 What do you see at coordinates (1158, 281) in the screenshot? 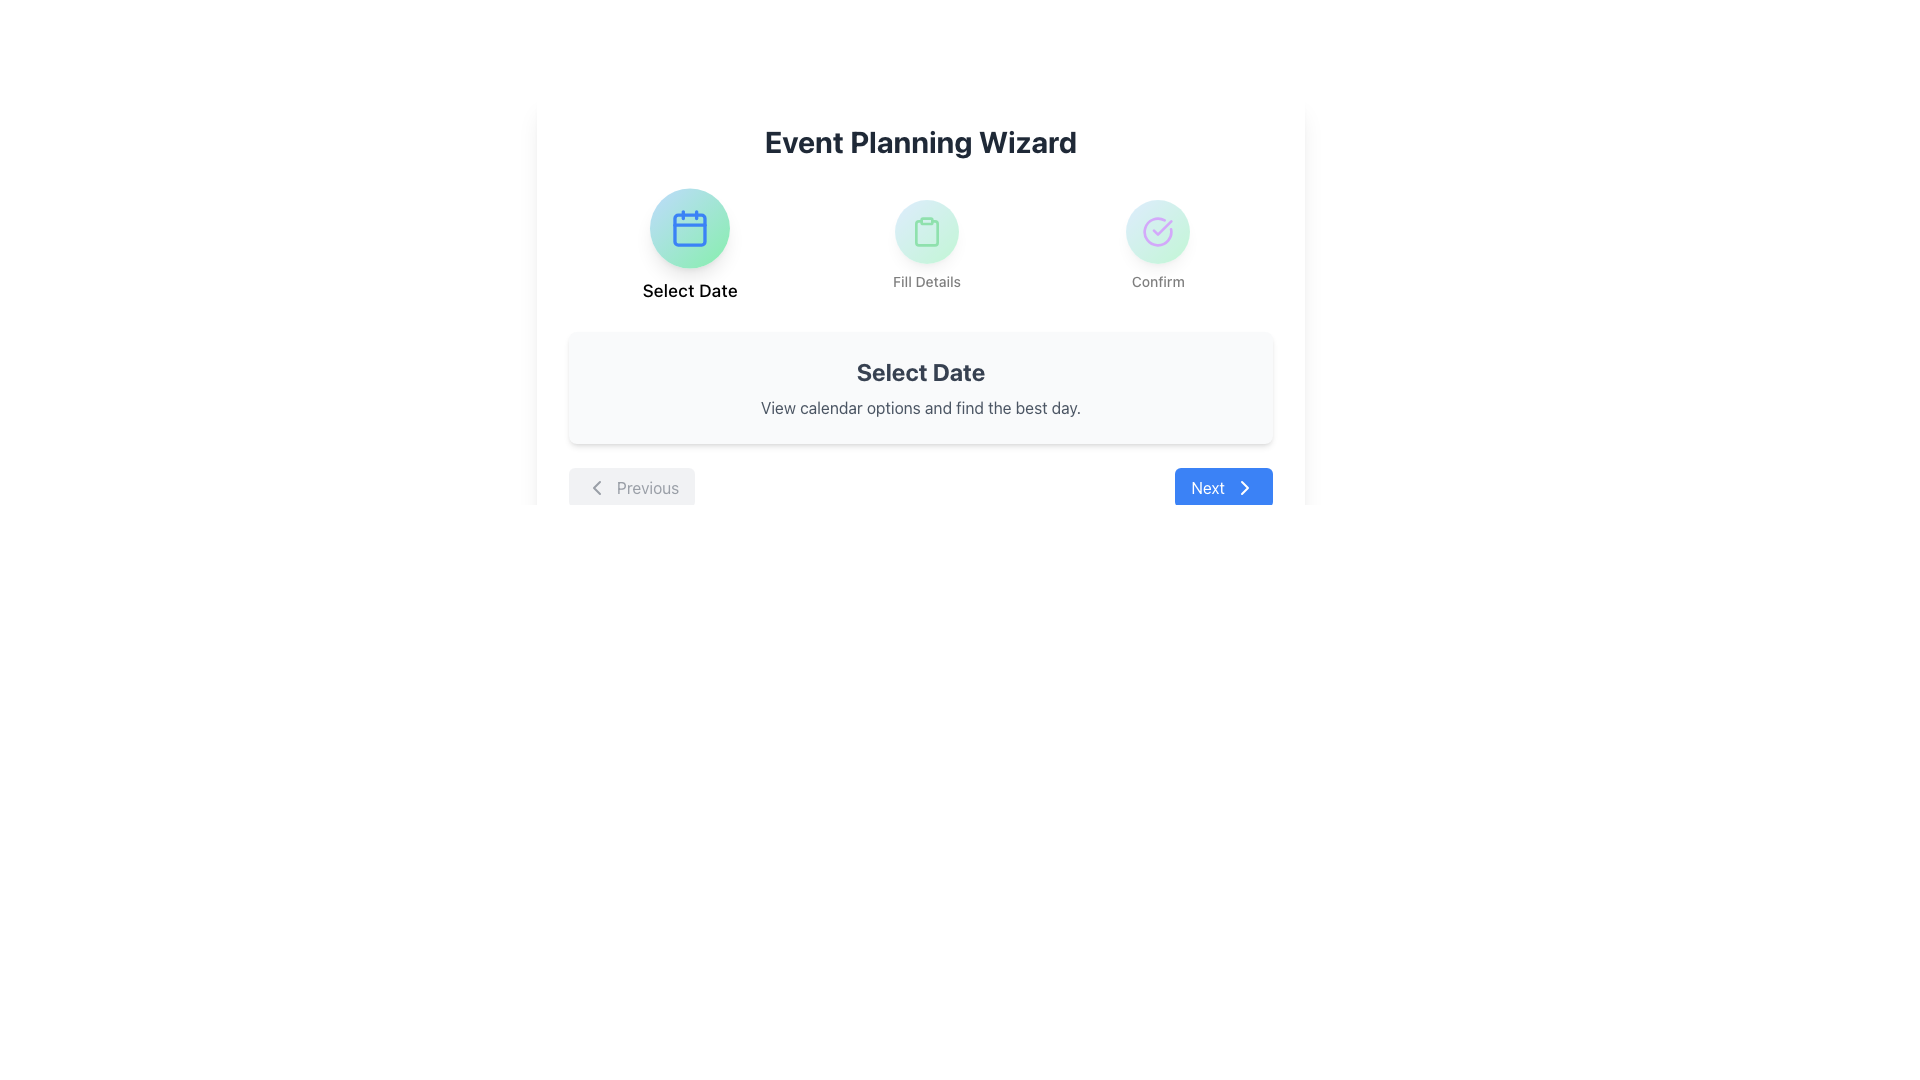
I see `the Text Label that provides context for the associated icon, located at the bottom of a vertically-aligned group, which is the rightmost item in a row of three similar groups` at bounding box center [1158, 281].